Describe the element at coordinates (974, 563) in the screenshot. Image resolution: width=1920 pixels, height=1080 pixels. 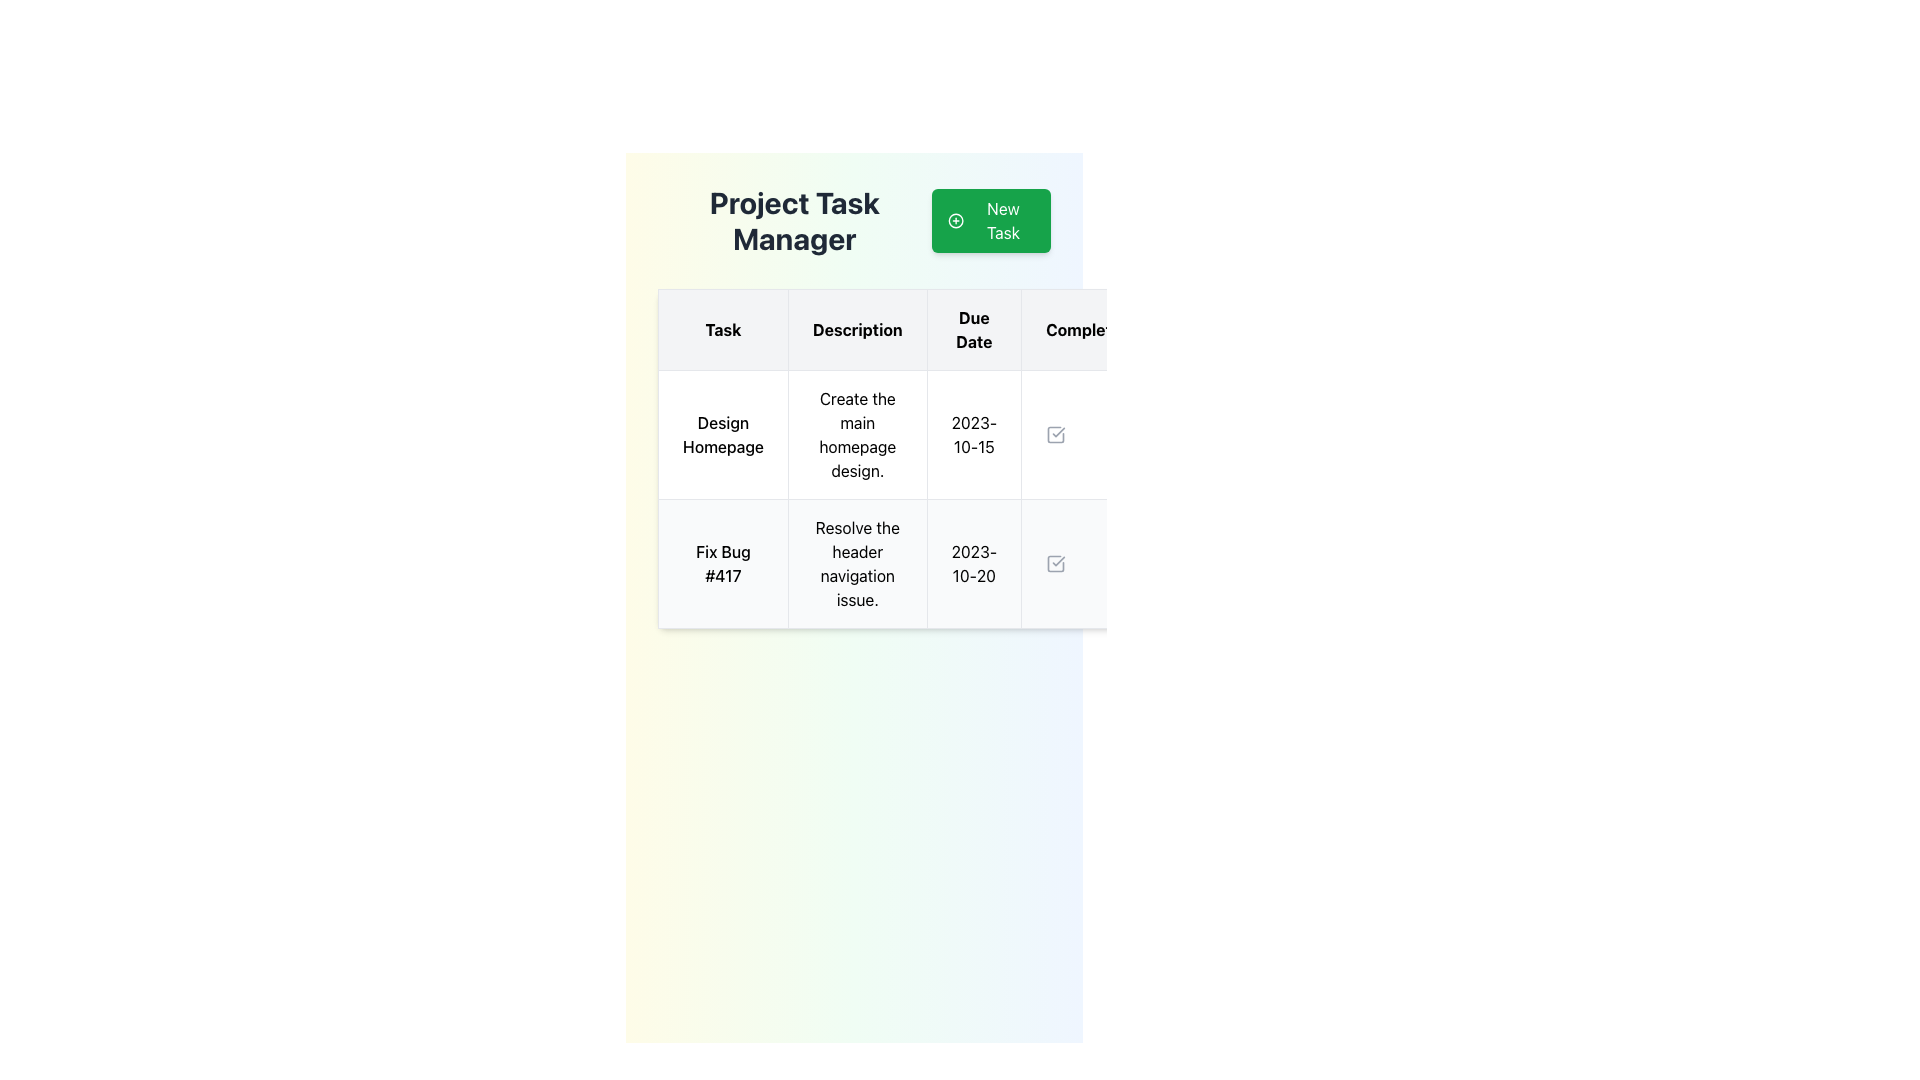
I see `the Text Label displaying '2023-10-20' in the fourth column of the second row of the 'Fix Bug #417' task row` at that location.